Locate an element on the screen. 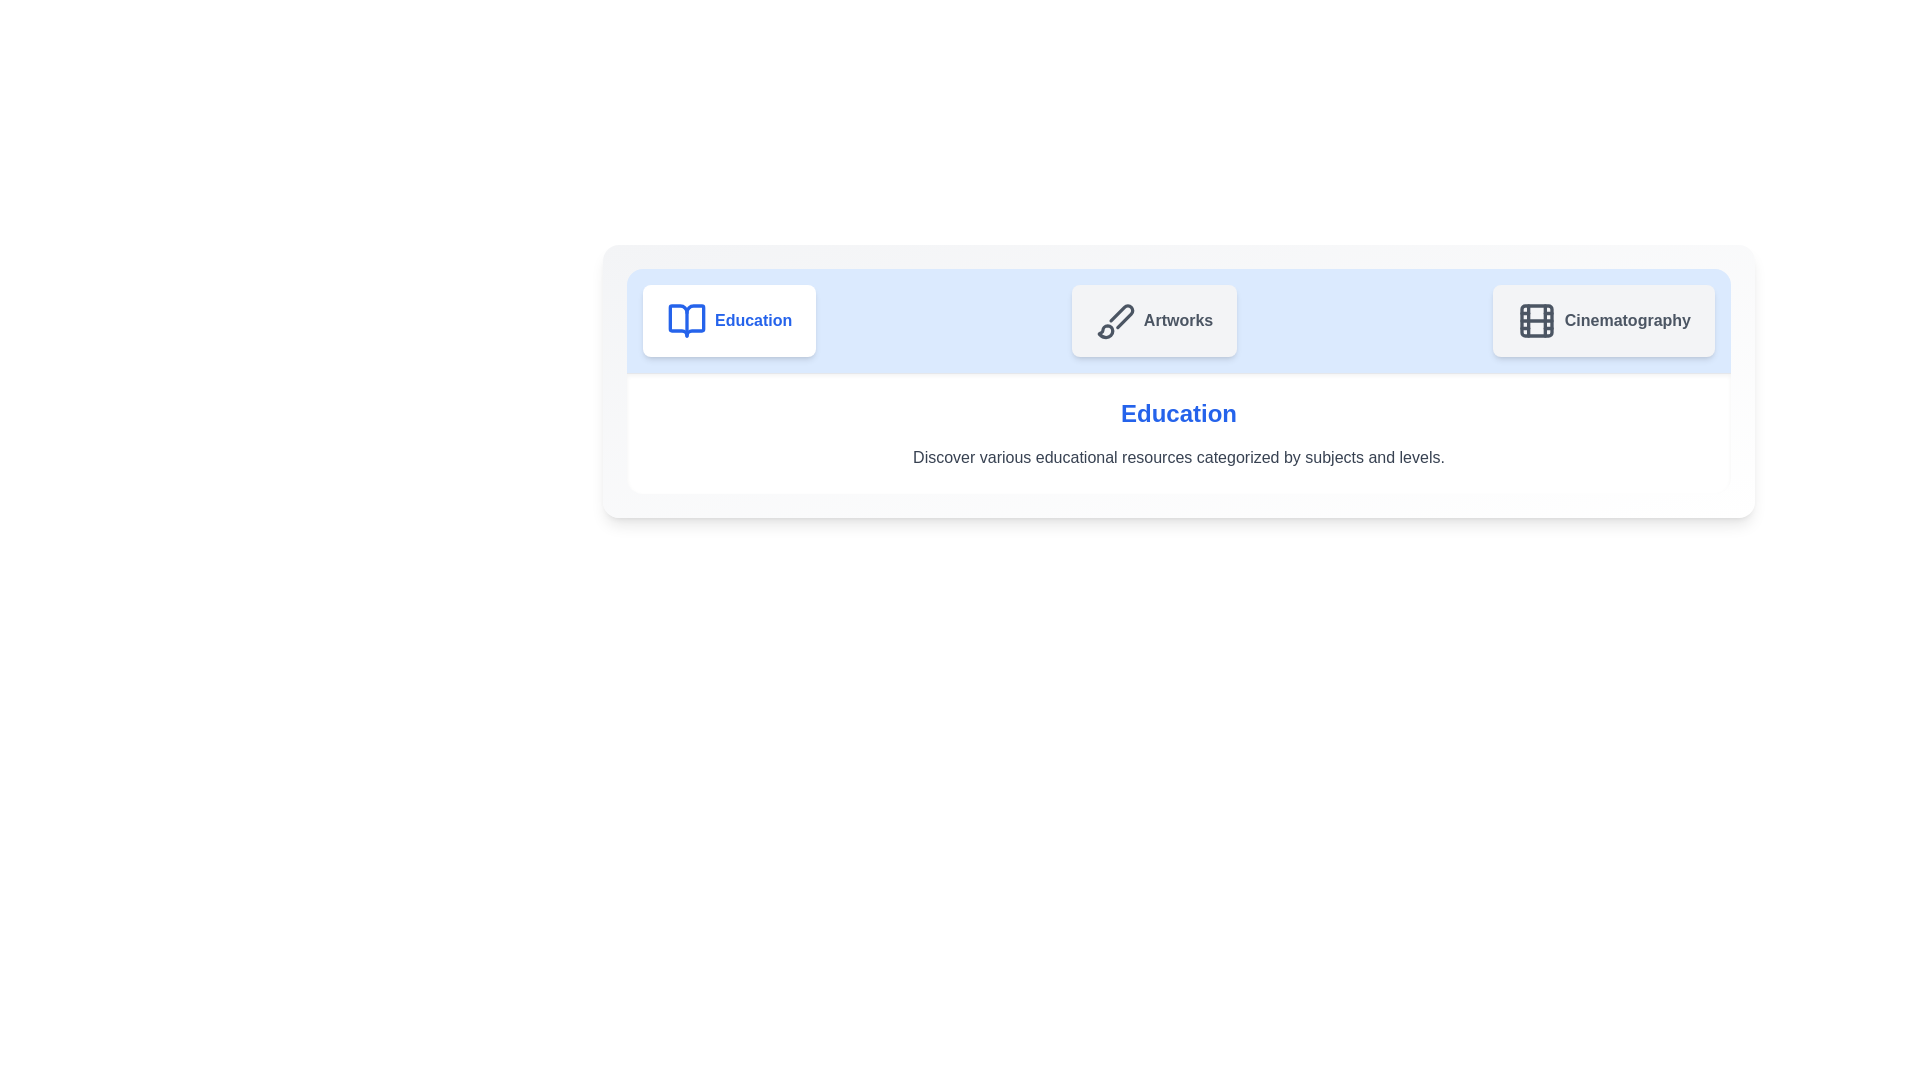 The image size is (1920, 1080). the displayed content in the content area of the selected tab is located at coordinates (1179, 433).